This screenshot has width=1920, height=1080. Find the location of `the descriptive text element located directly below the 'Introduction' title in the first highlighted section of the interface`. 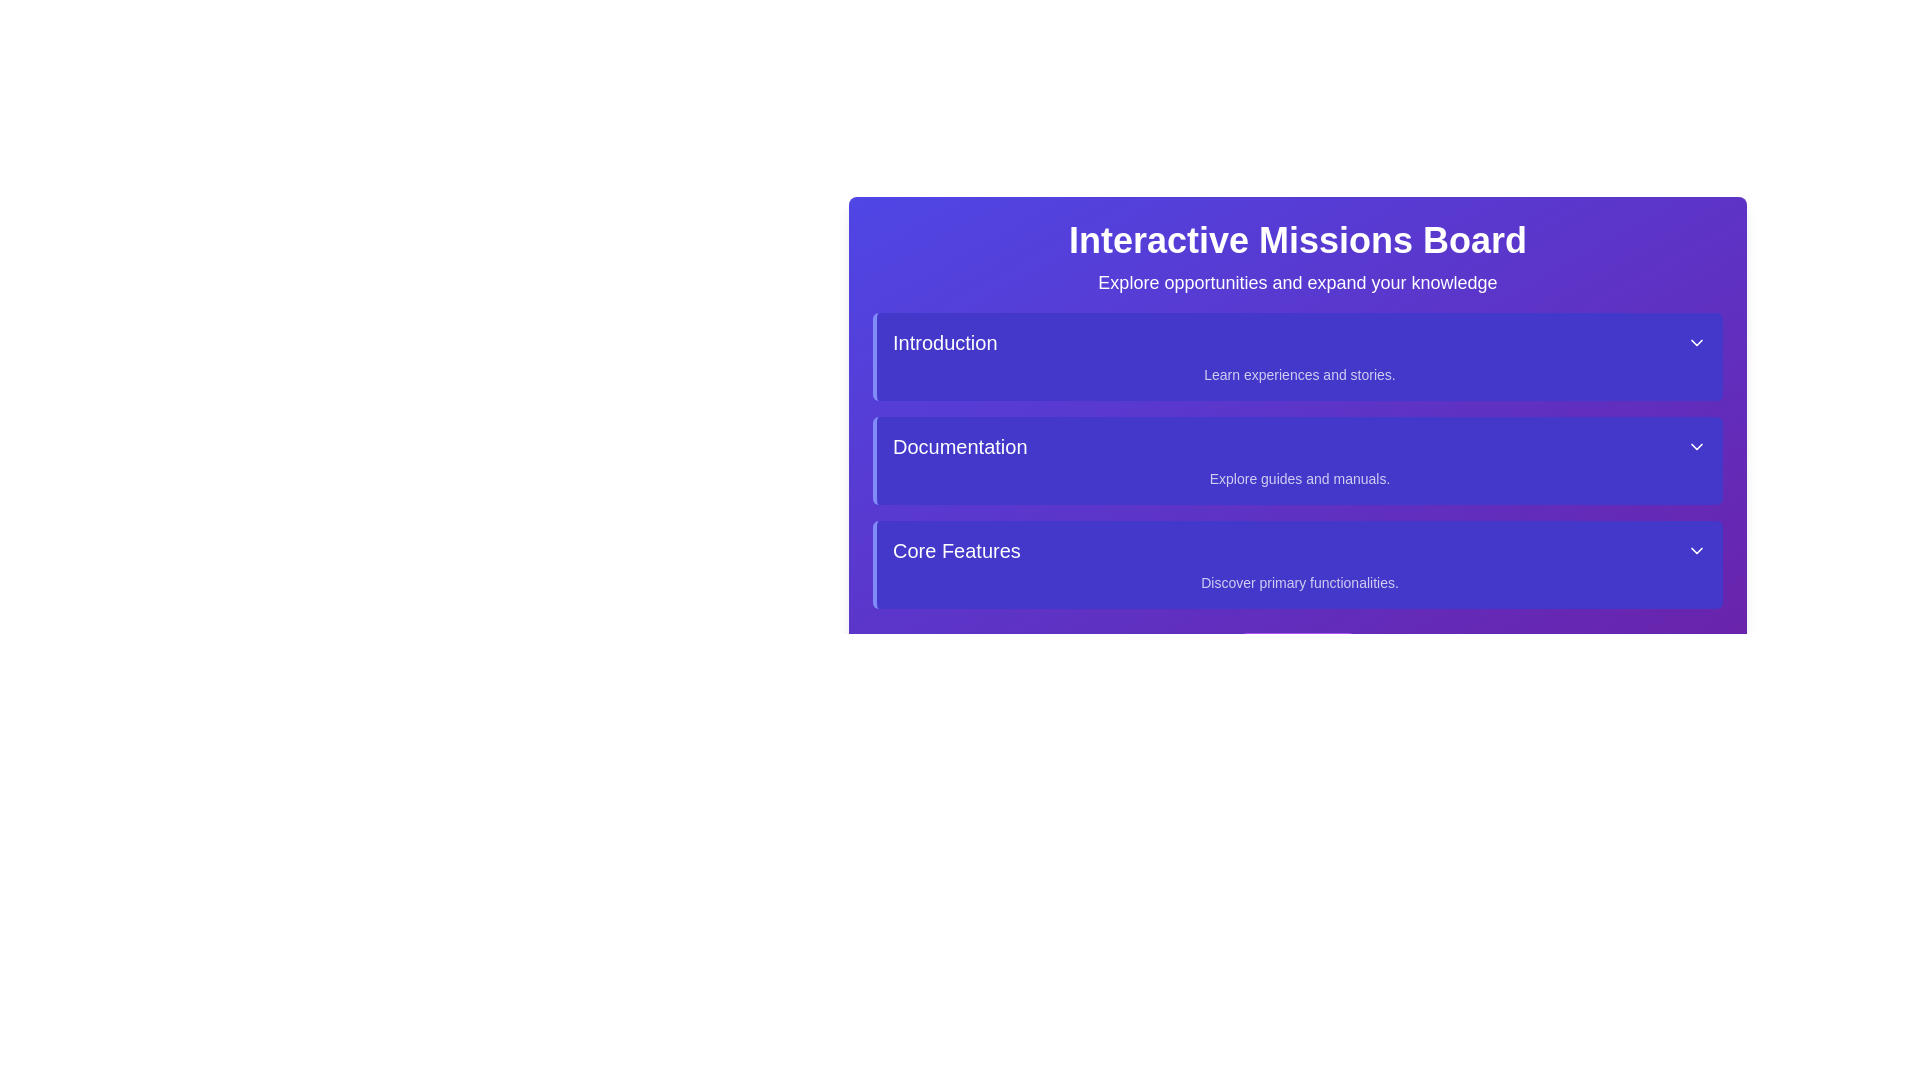

the descriptive text element located directly below the 'Introduction' title in the first highlighted section of the interface is located at coordinates (1300, 374).